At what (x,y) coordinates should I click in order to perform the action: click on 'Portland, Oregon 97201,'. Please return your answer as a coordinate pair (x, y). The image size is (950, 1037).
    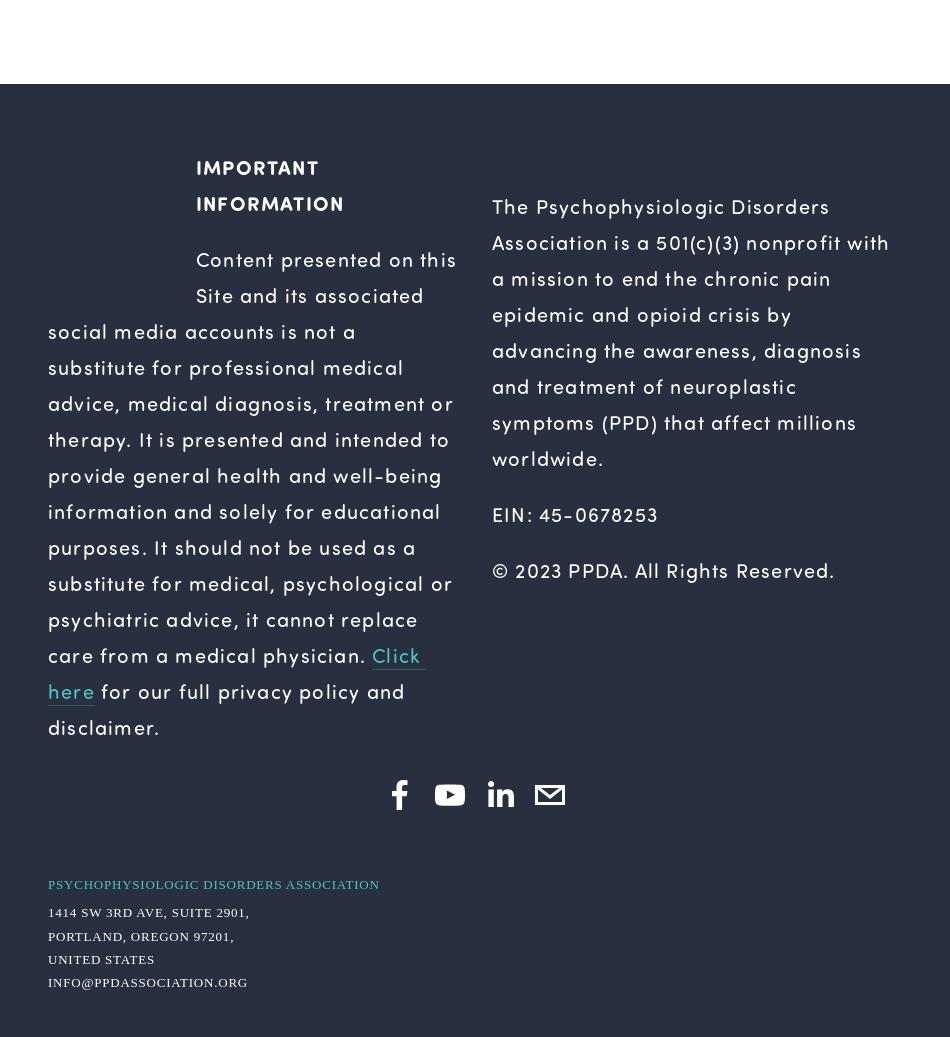
    Looking at the image, I should click on (140, 935).